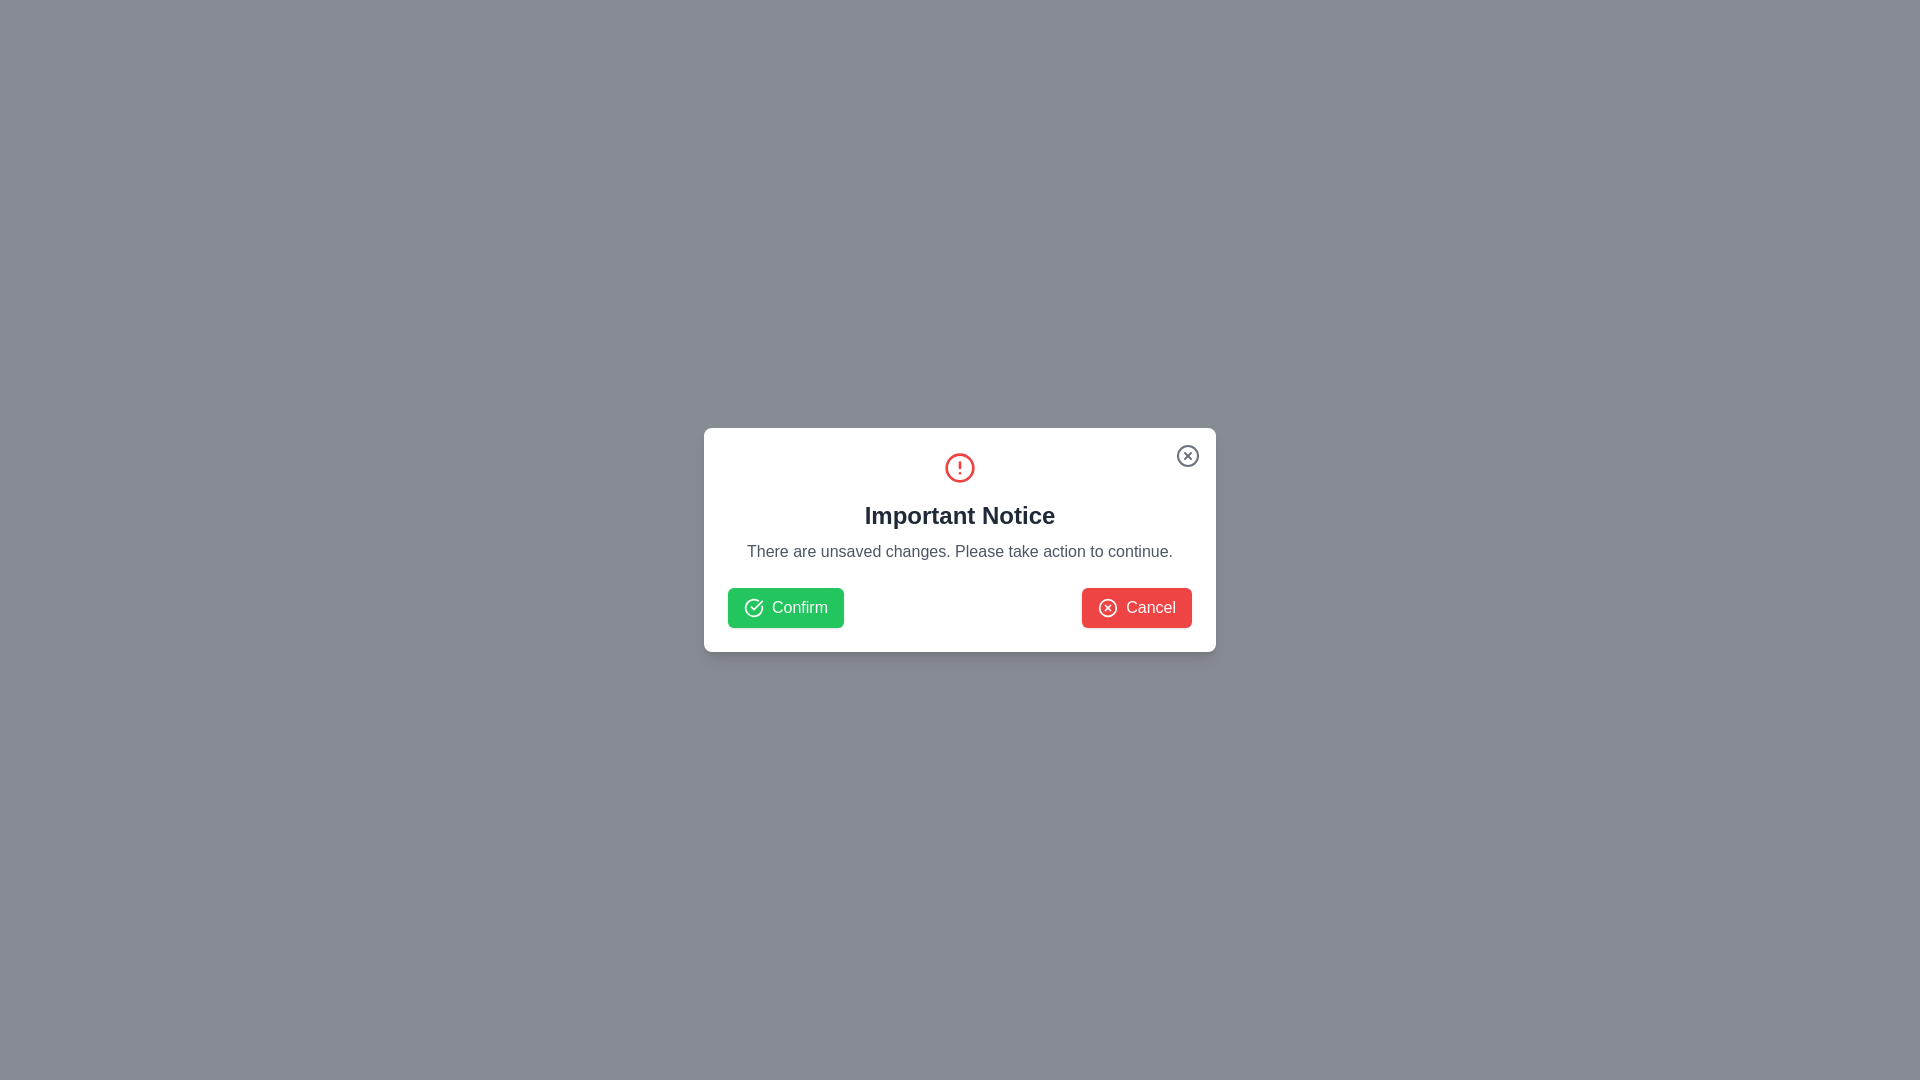  I want to click on the decorative SVG circle element that serves as the border for the close ('X') icon in the top-right corner of the modal window, so click(1188, 455).